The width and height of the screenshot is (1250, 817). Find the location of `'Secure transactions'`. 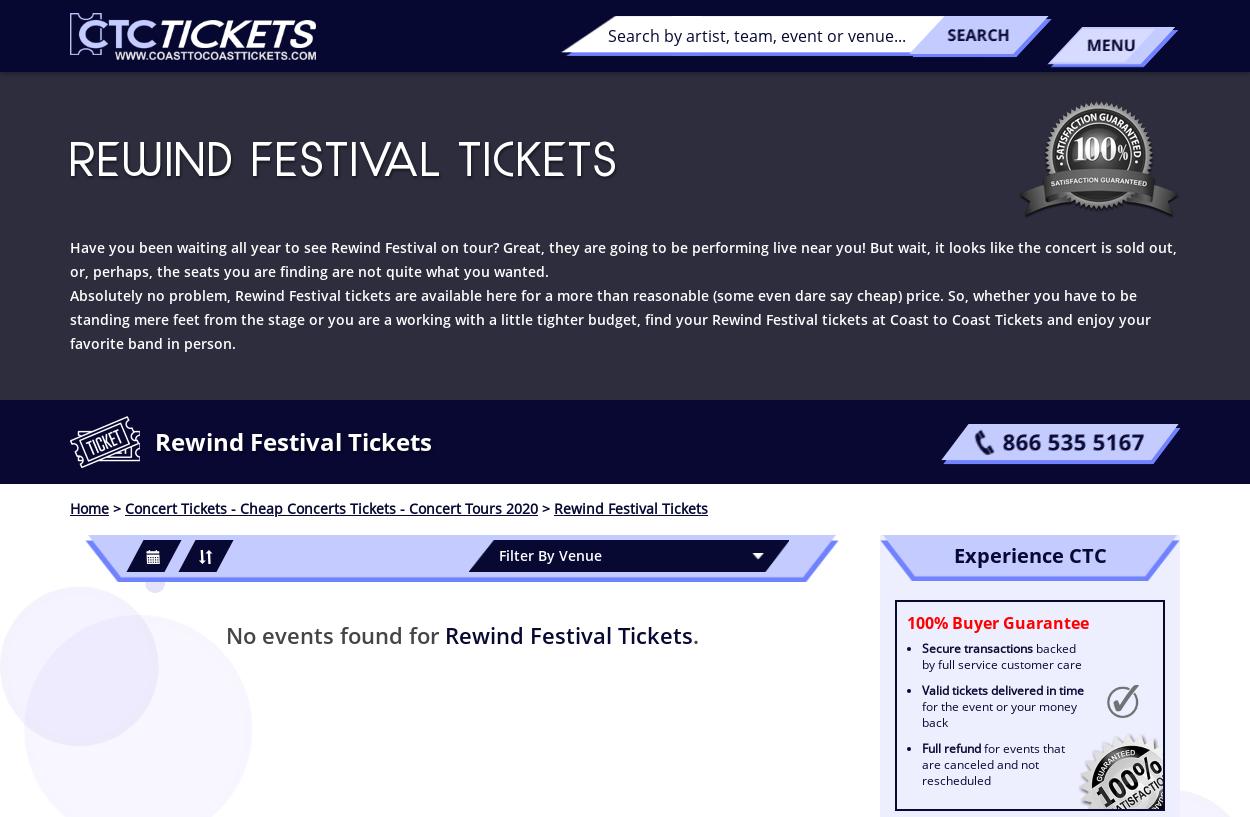

'Secure transactions' is located at coordinates (976, 648).